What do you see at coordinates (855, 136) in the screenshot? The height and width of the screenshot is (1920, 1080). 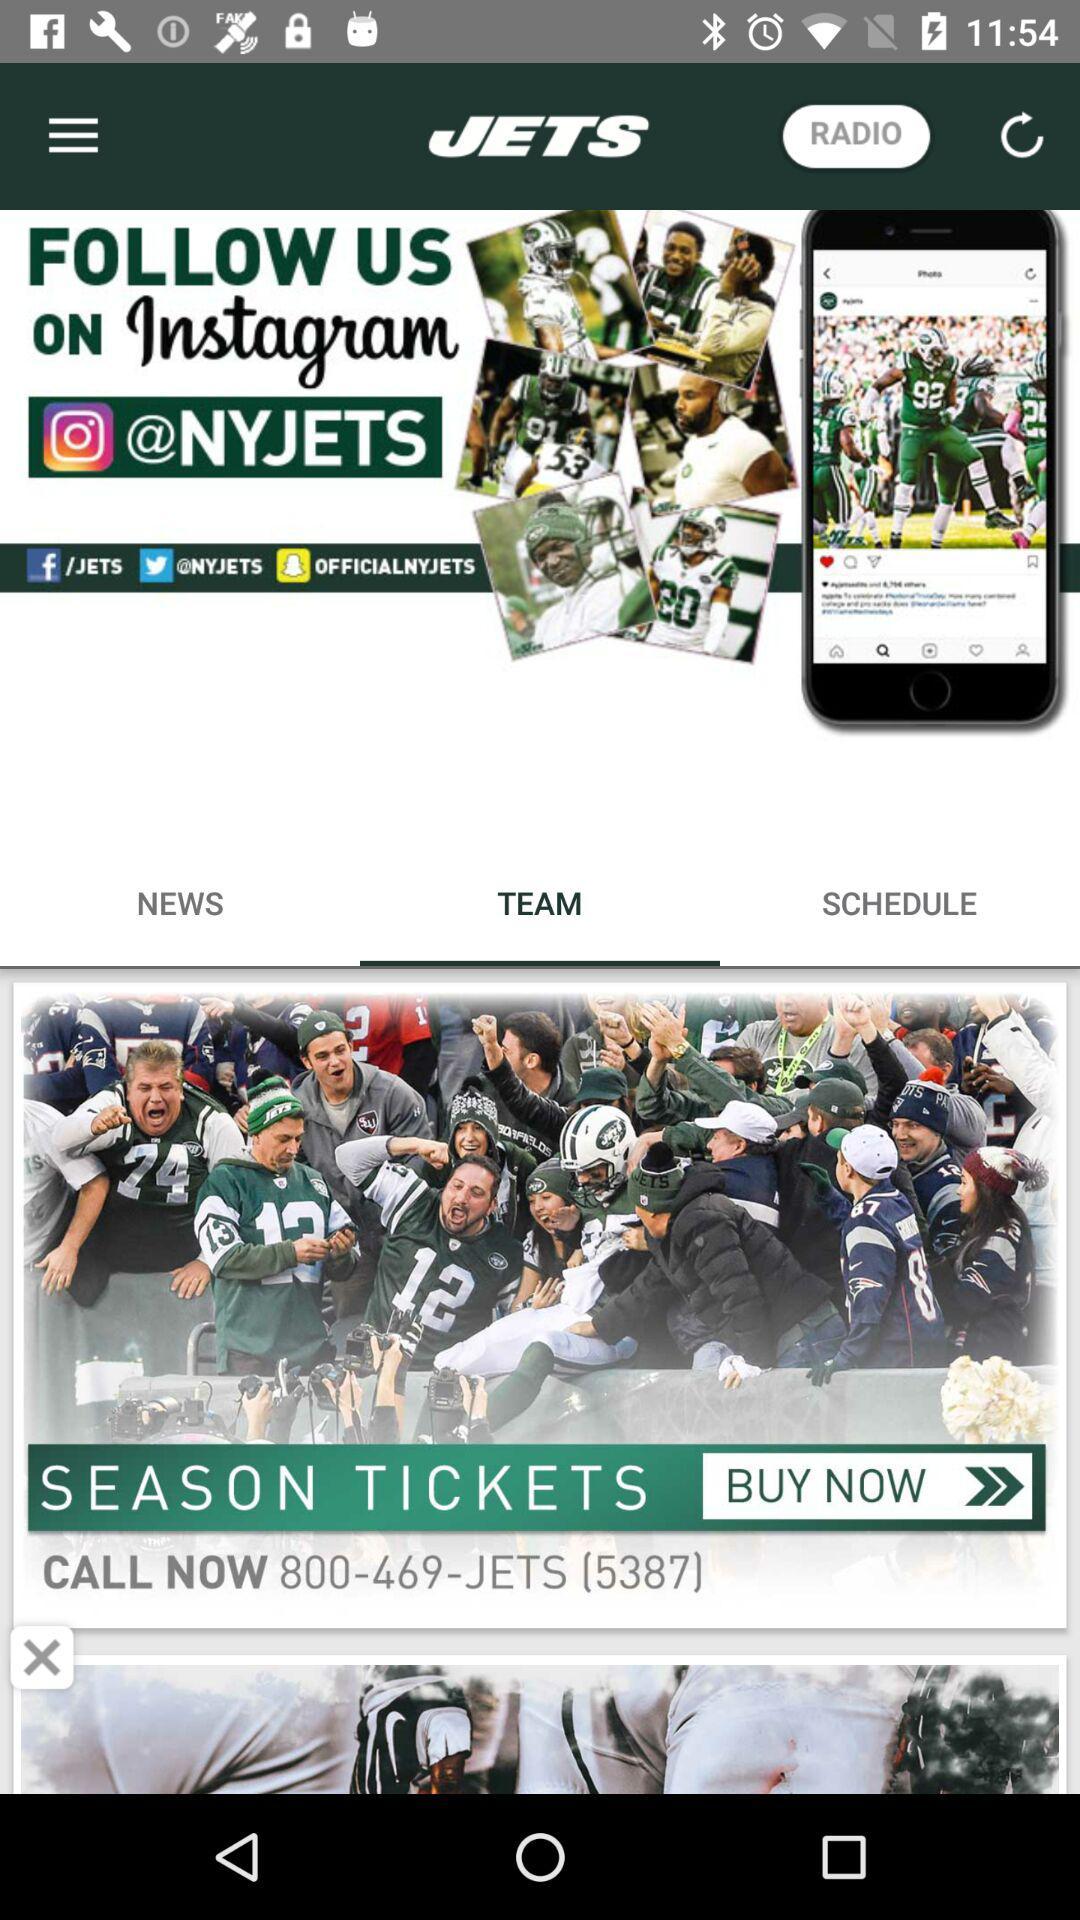 I see `radio button at top right` at bounding box center [855, 136].